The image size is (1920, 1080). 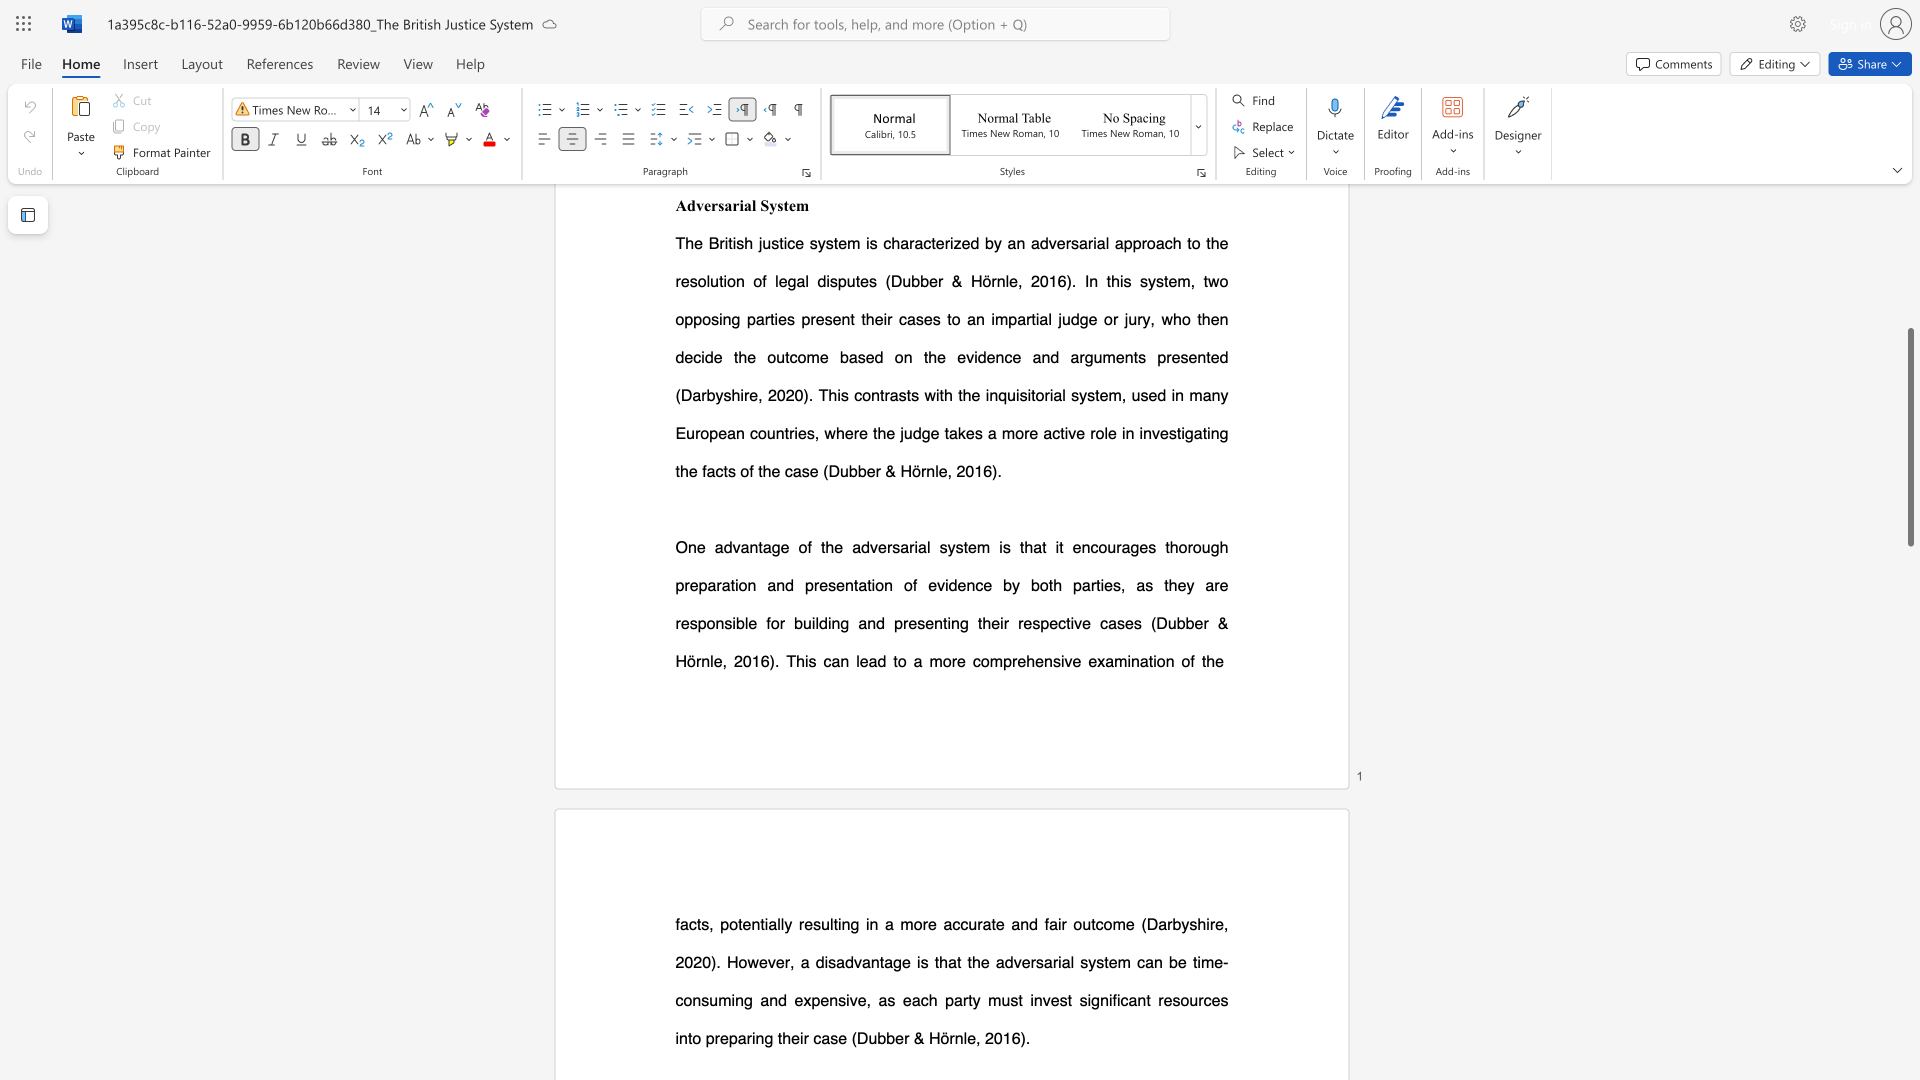 I want to click on the scrollbar to scroll the page up, so click(x=1909, y=149).